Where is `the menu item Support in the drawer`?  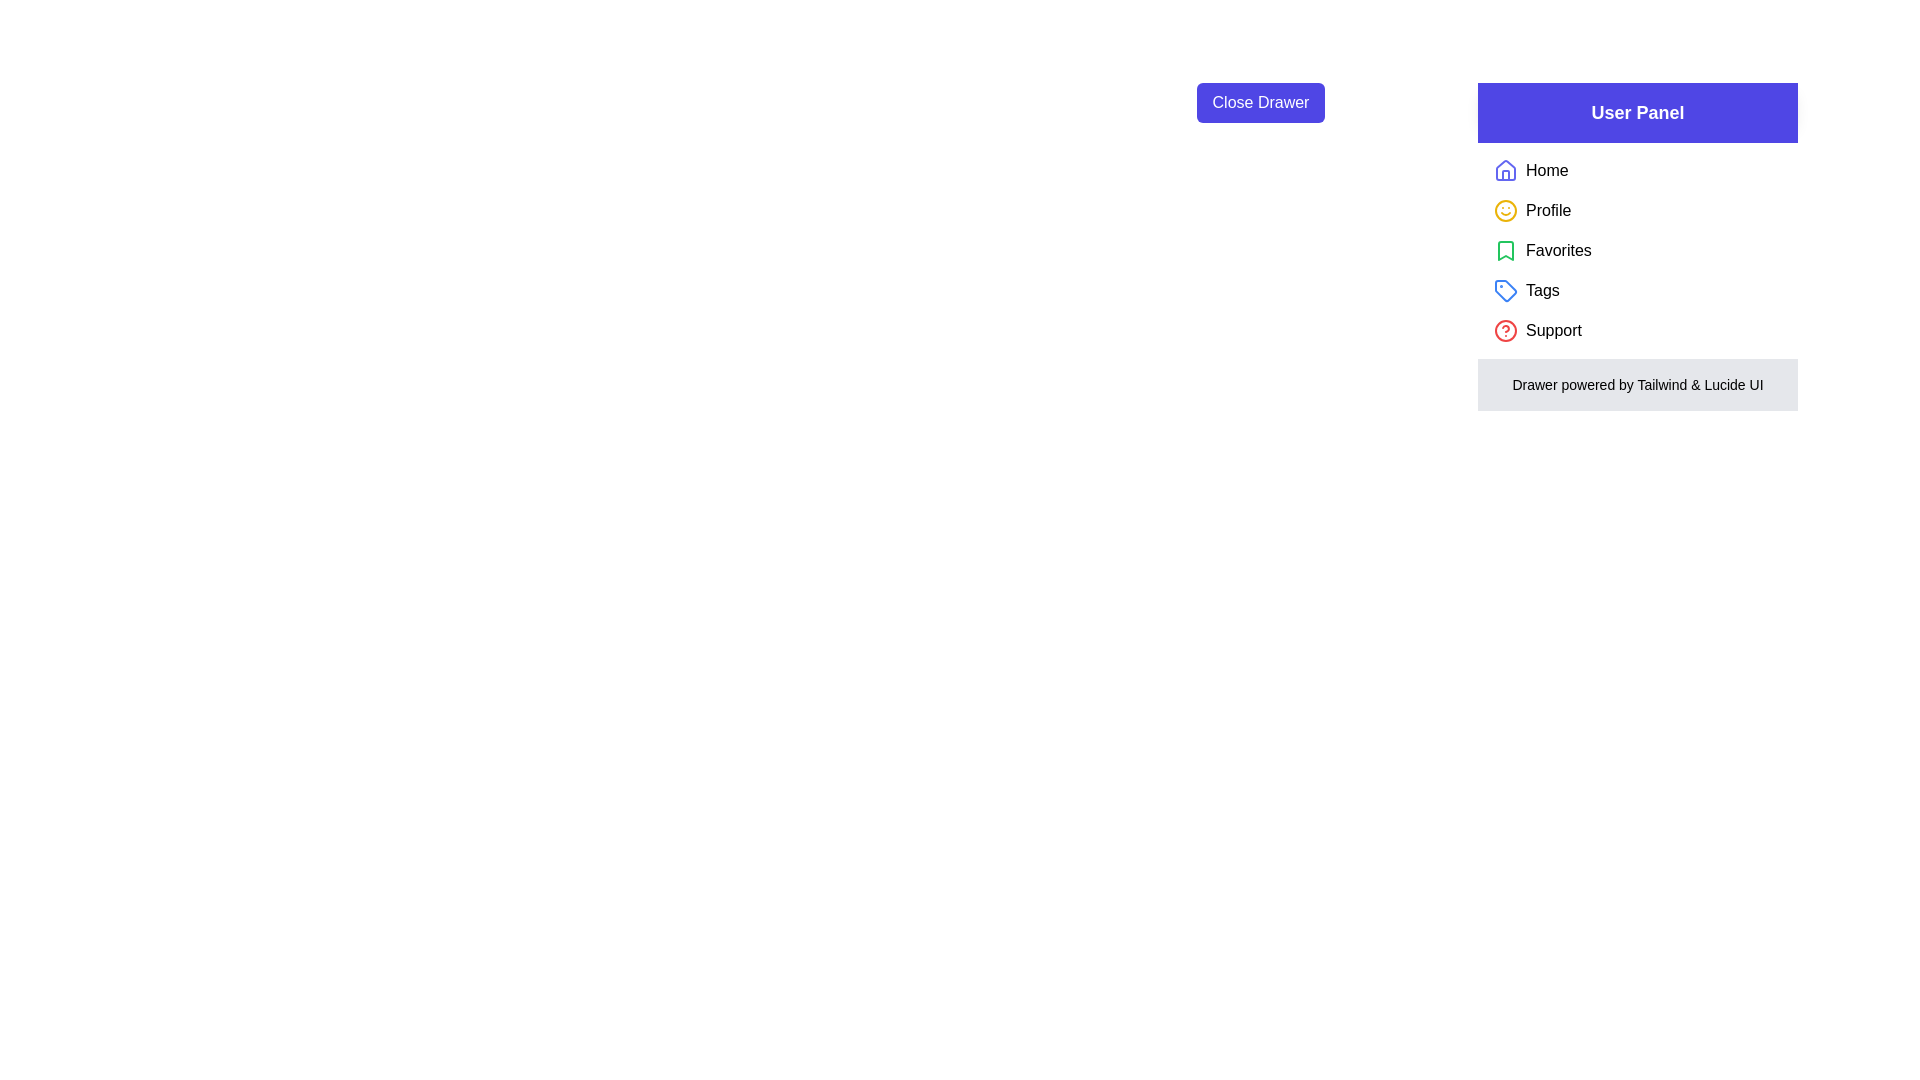 the menu item Support in the drawer is located at coordinates (1553, 330).